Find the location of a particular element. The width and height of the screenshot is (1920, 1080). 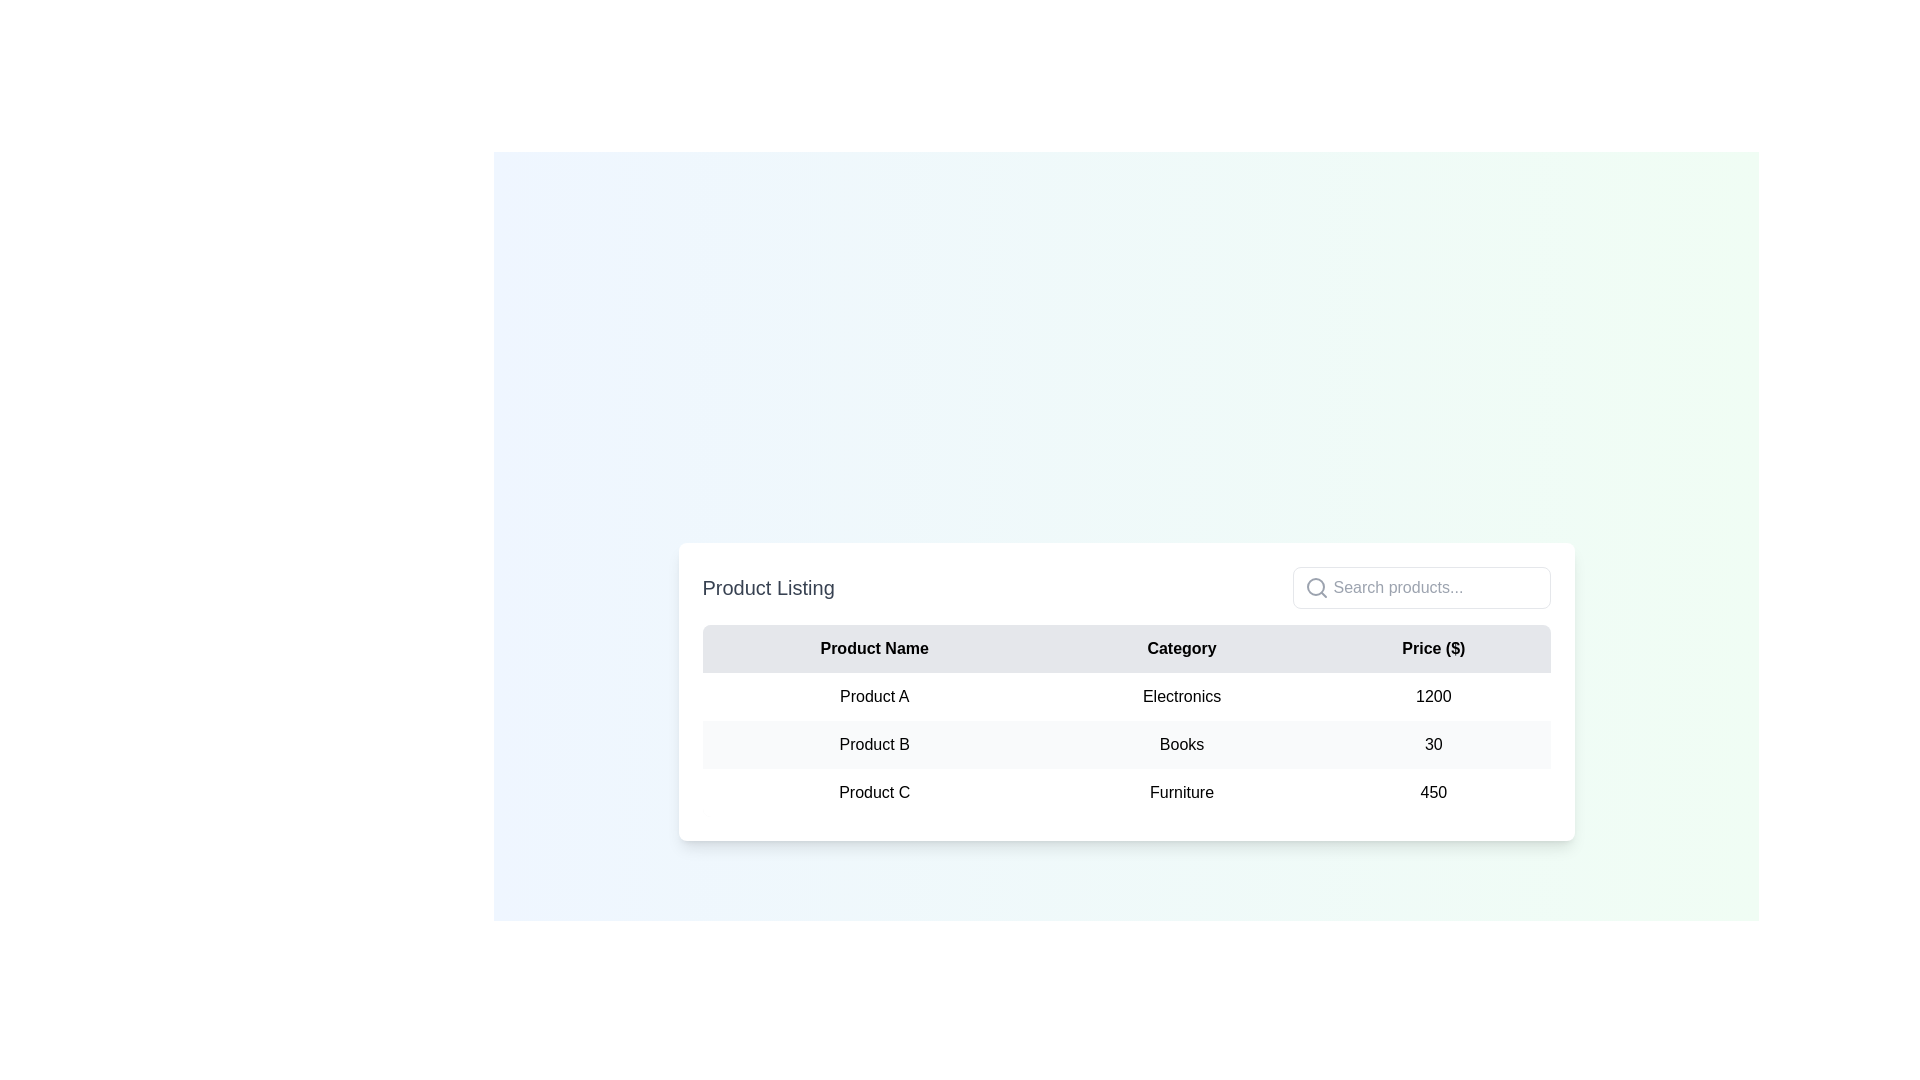

the numeric price display for 'Product B' in the third column, aligned with the column header 'Price ($)' is located at coordinates (1432, 744).